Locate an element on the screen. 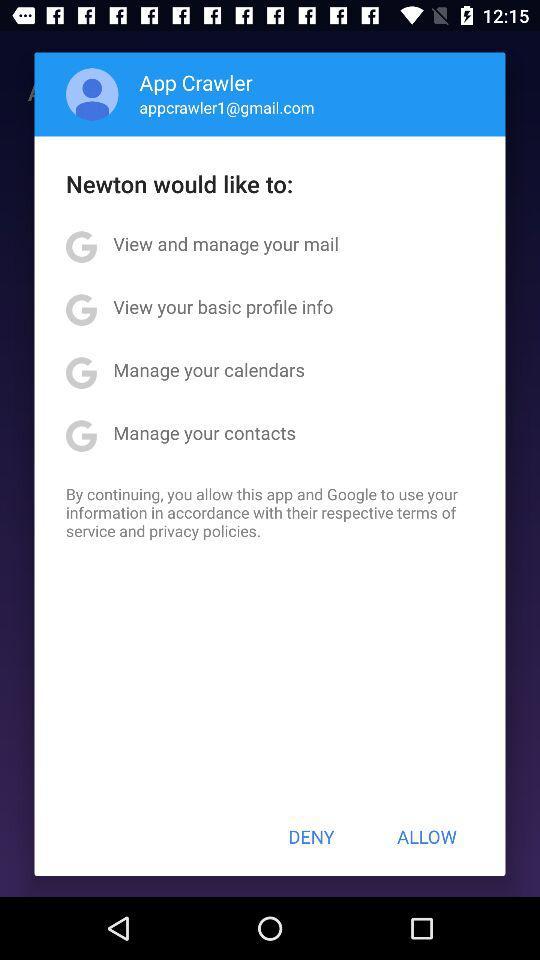 The image size is (540, 960). the app above the appcrawler1@gmail.com is located at coordinates (196, 82).